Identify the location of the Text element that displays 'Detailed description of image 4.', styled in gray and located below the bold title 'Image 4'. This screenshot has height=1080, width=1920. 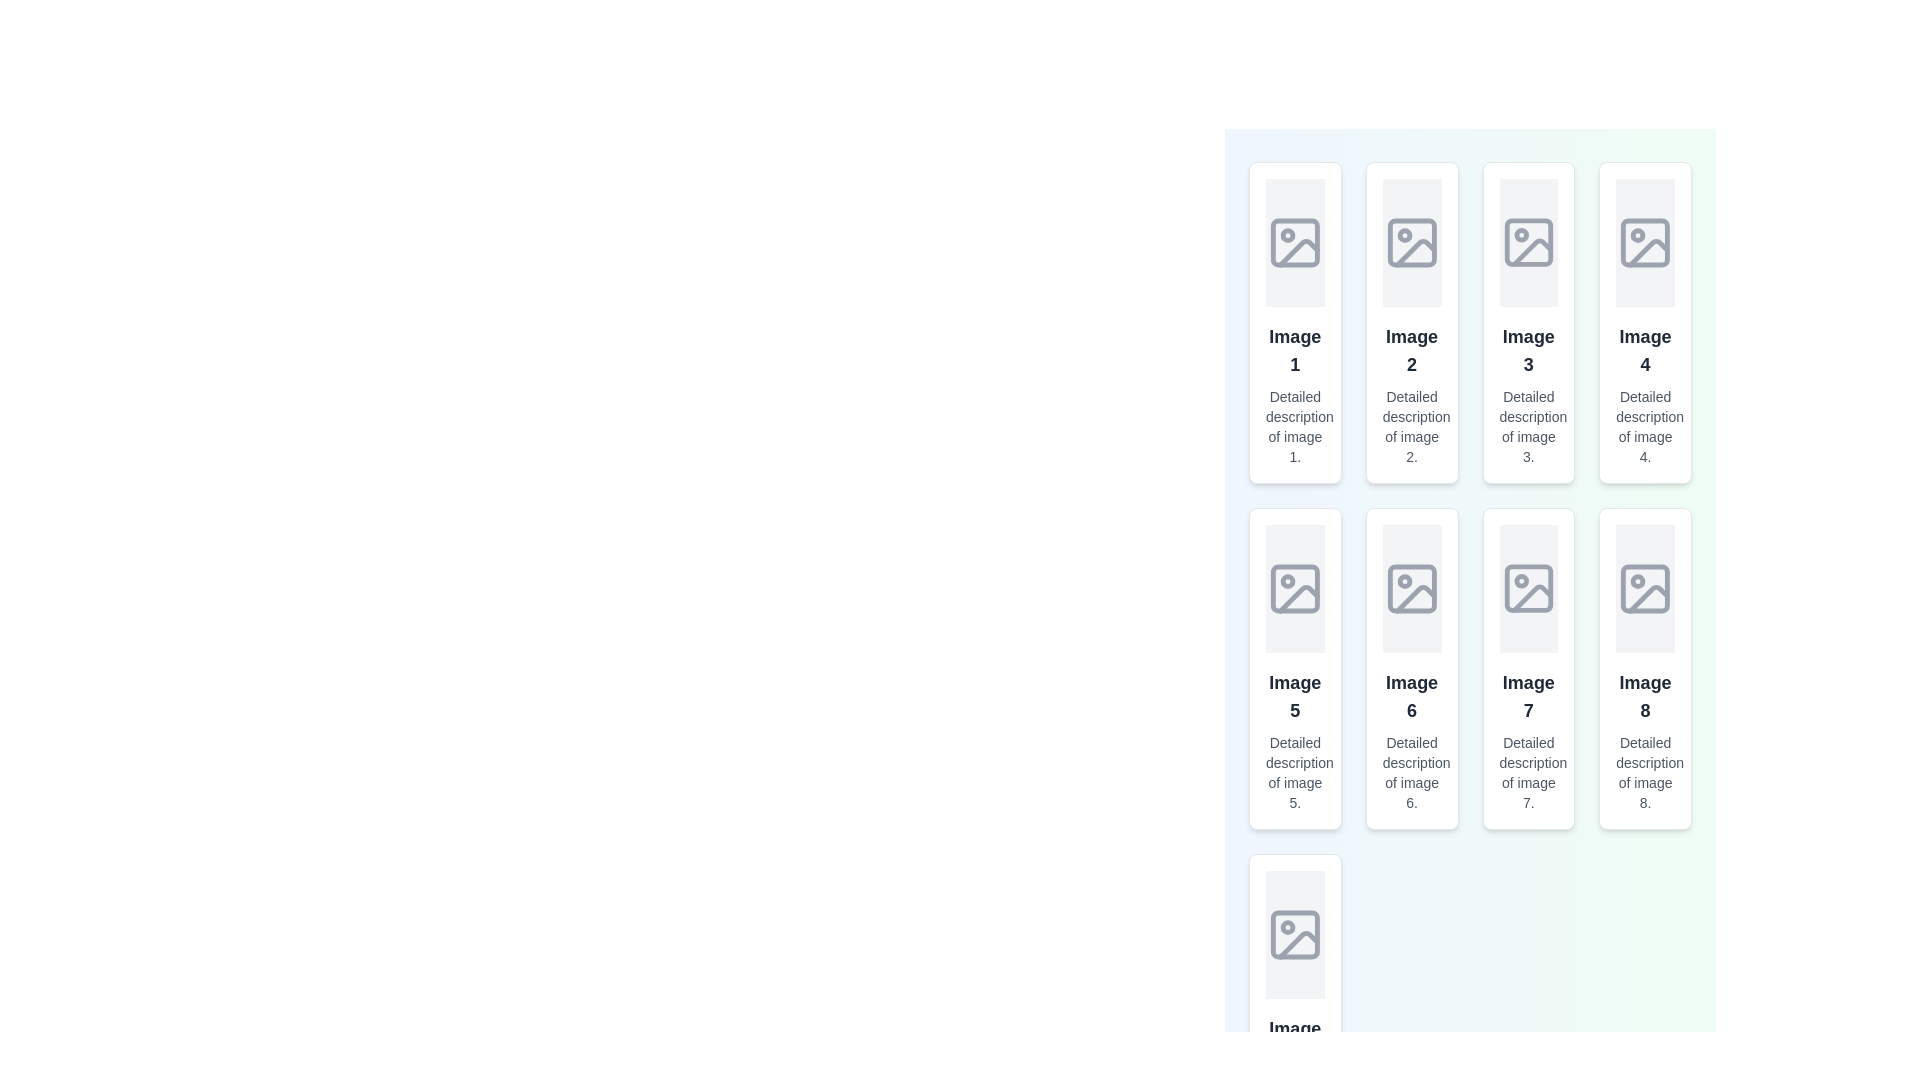
(1645, 426).